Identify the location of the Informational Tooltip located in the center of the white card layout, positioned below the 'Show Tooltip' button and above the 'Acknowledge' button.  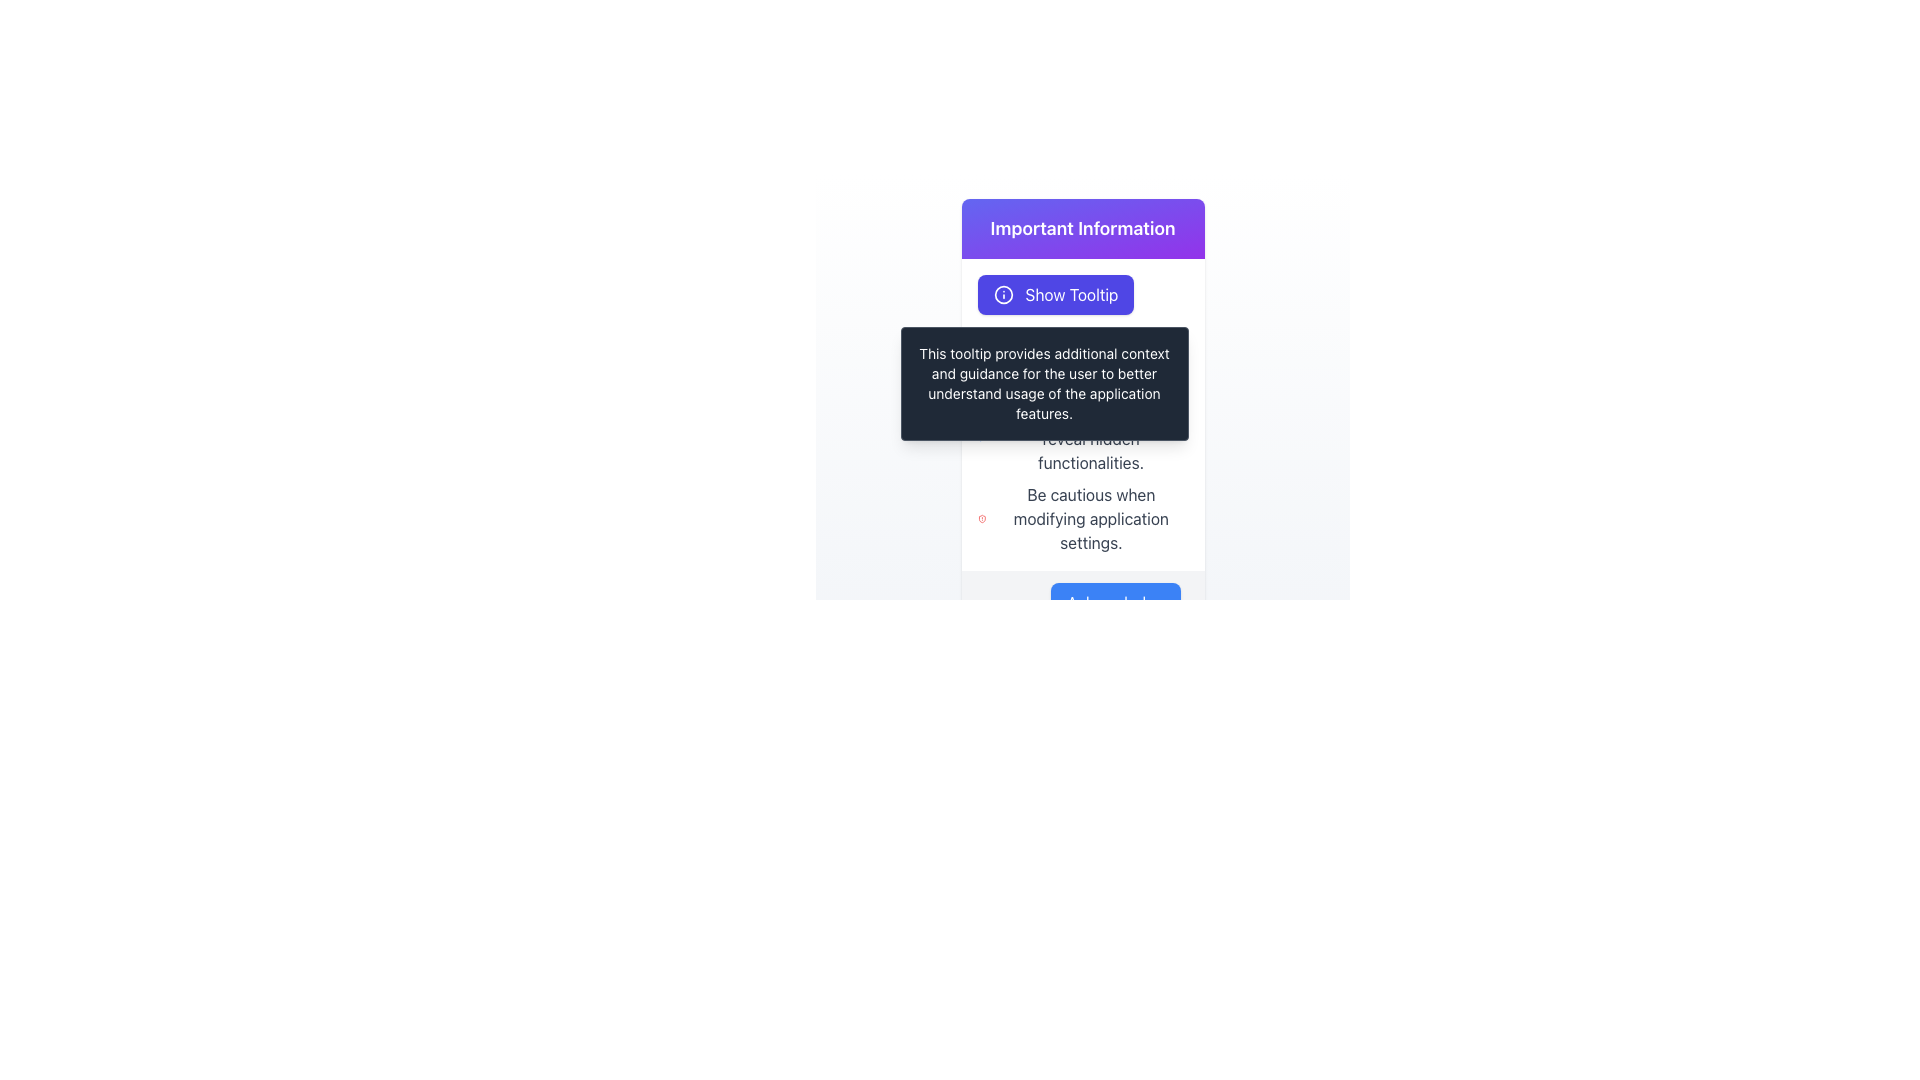
(1082, 374).